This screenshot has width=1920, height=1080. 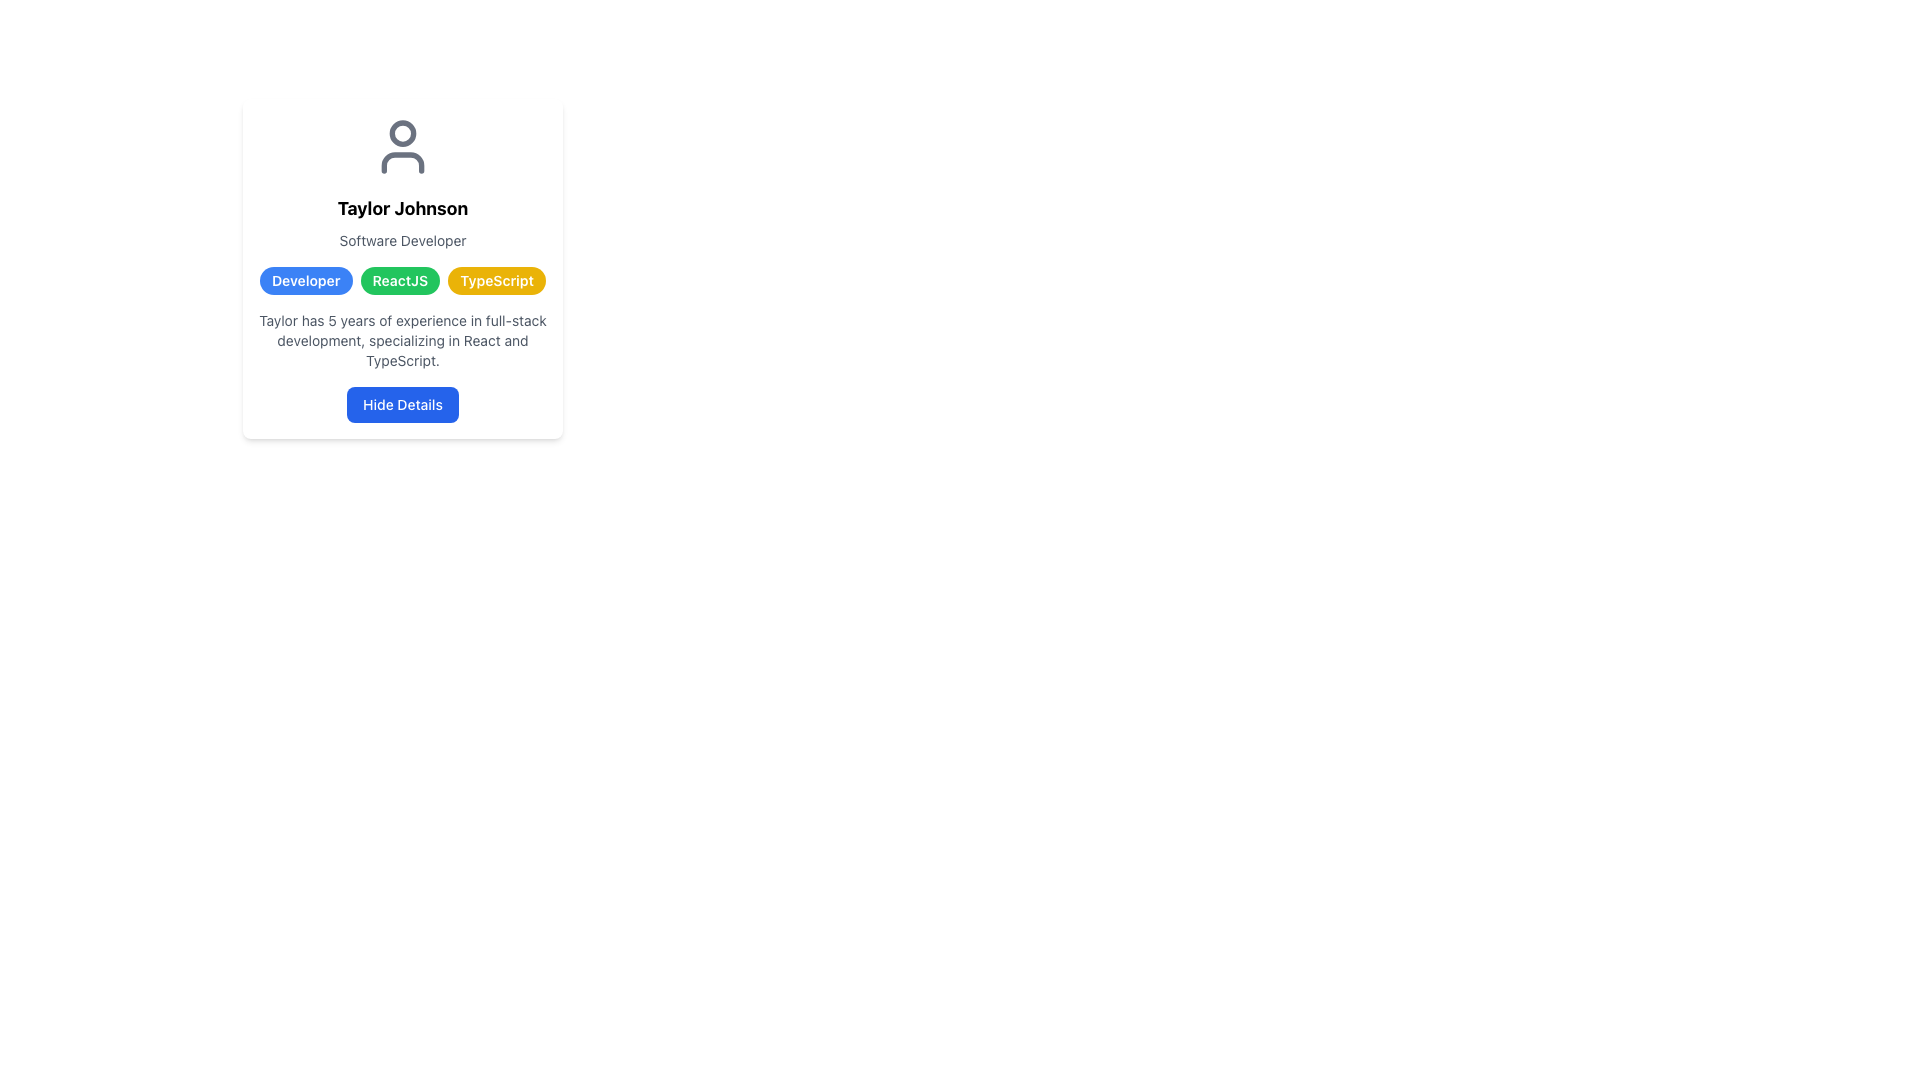 What do you see at coordinates (402, 145) in the screenshot?
I see `the user silhouette circular icon with gray lines on a white background, located at the top-center of the card above the 'Taylor Johnson' heading` at bounding box center [402, 145].